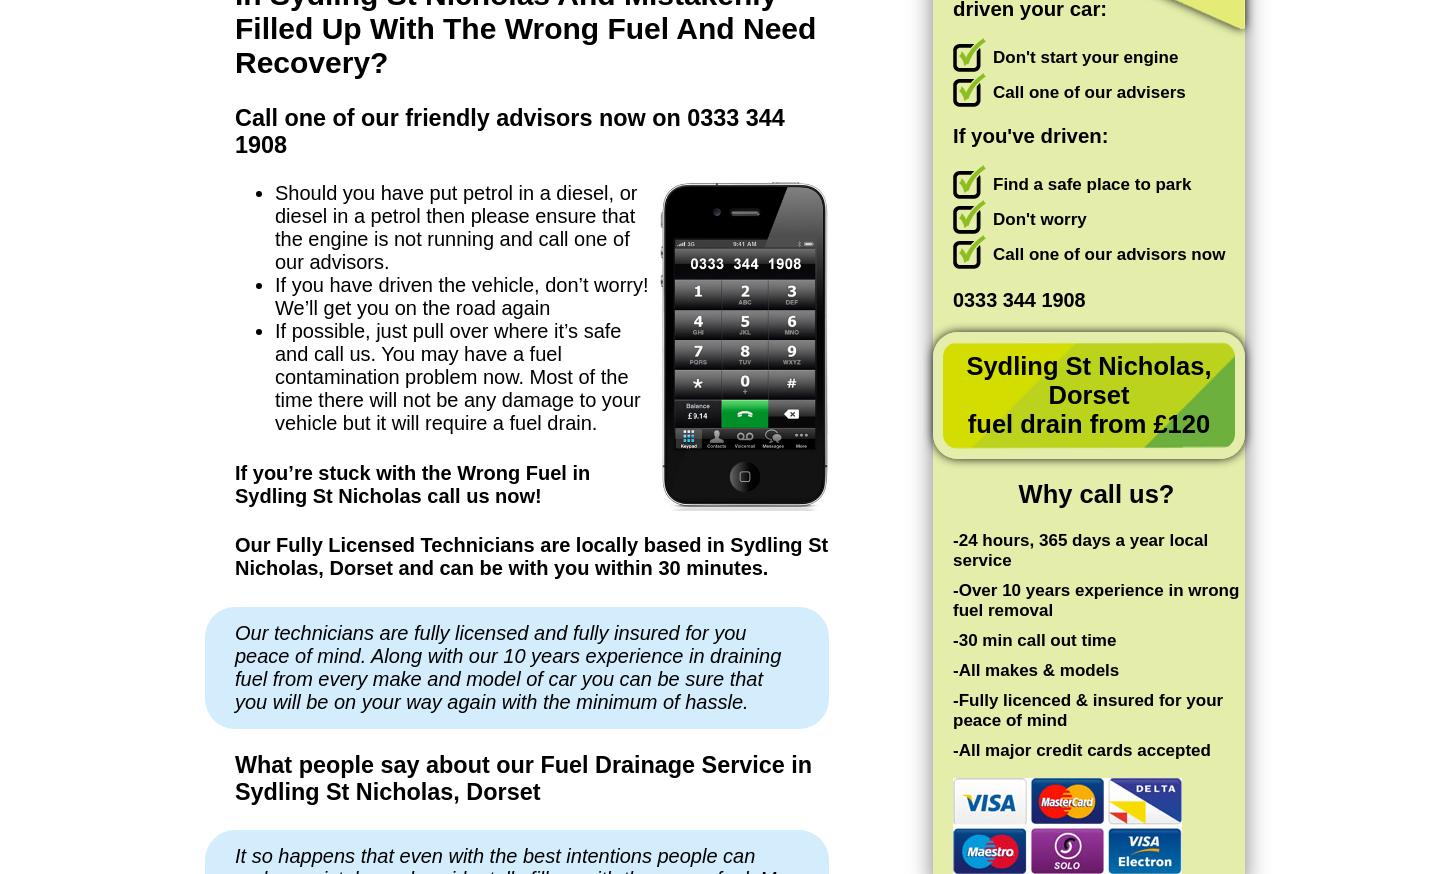  What do you see at coordinates (1018, 492) in the screenshot?
I see `'Why call us?'` at bounding box center [1018, 492].